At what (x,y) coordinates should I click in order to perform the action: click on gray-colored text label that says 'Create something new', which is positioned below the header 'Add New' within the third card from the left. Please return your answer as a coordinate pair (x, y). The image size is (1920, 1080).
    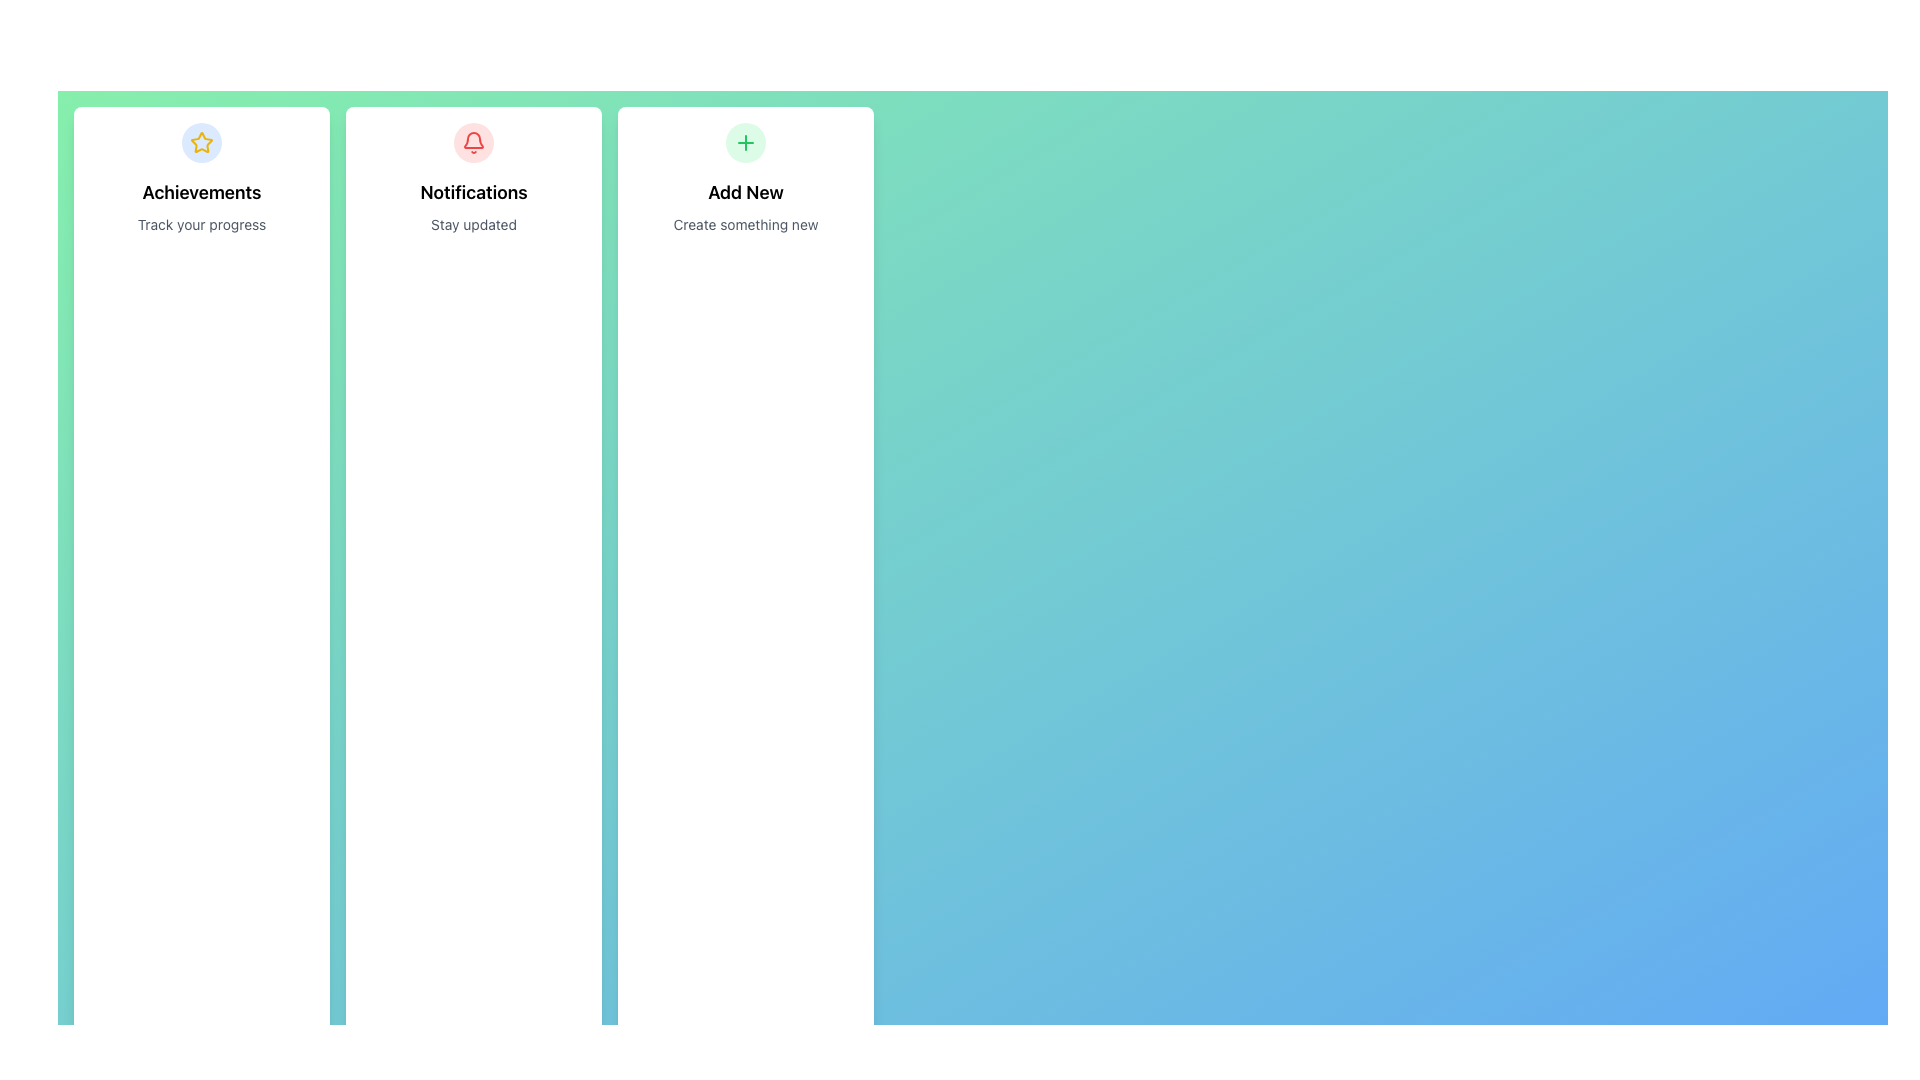
    Looking at the image, I should click on (744, 224).